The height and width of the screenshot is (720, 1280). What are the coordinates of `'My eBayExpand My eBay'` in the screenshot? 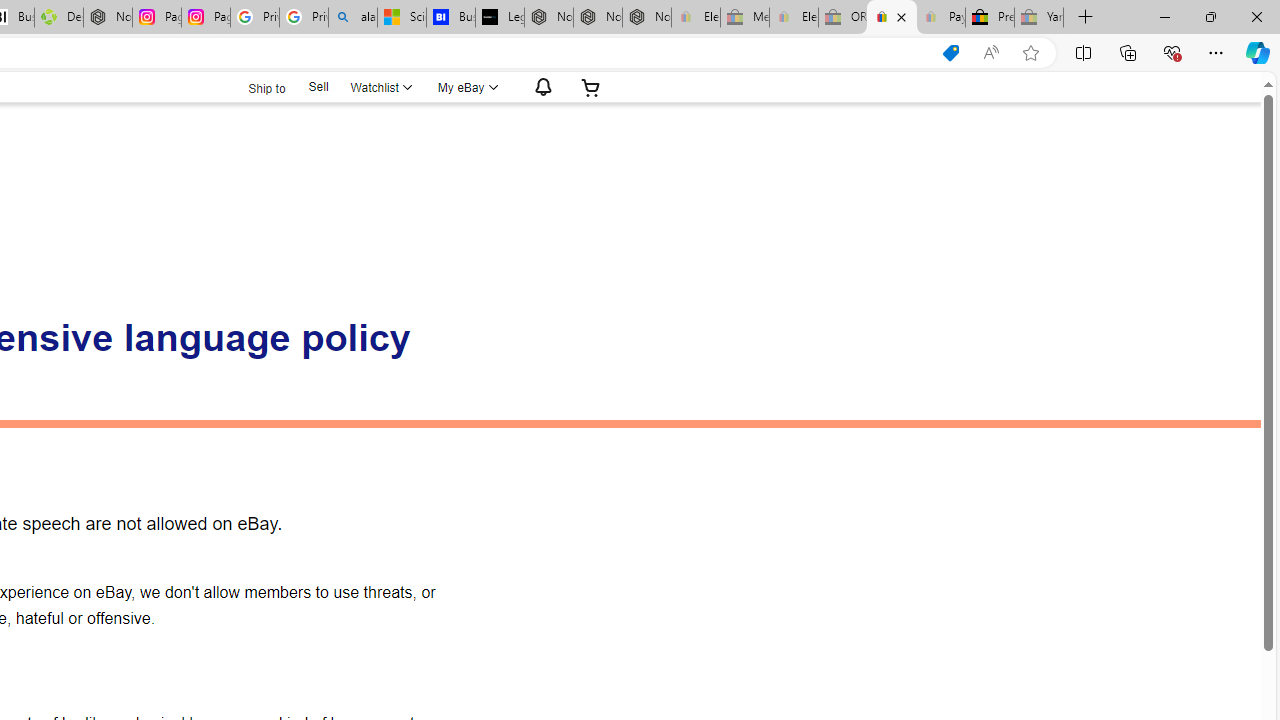 It's located at (465, 86).